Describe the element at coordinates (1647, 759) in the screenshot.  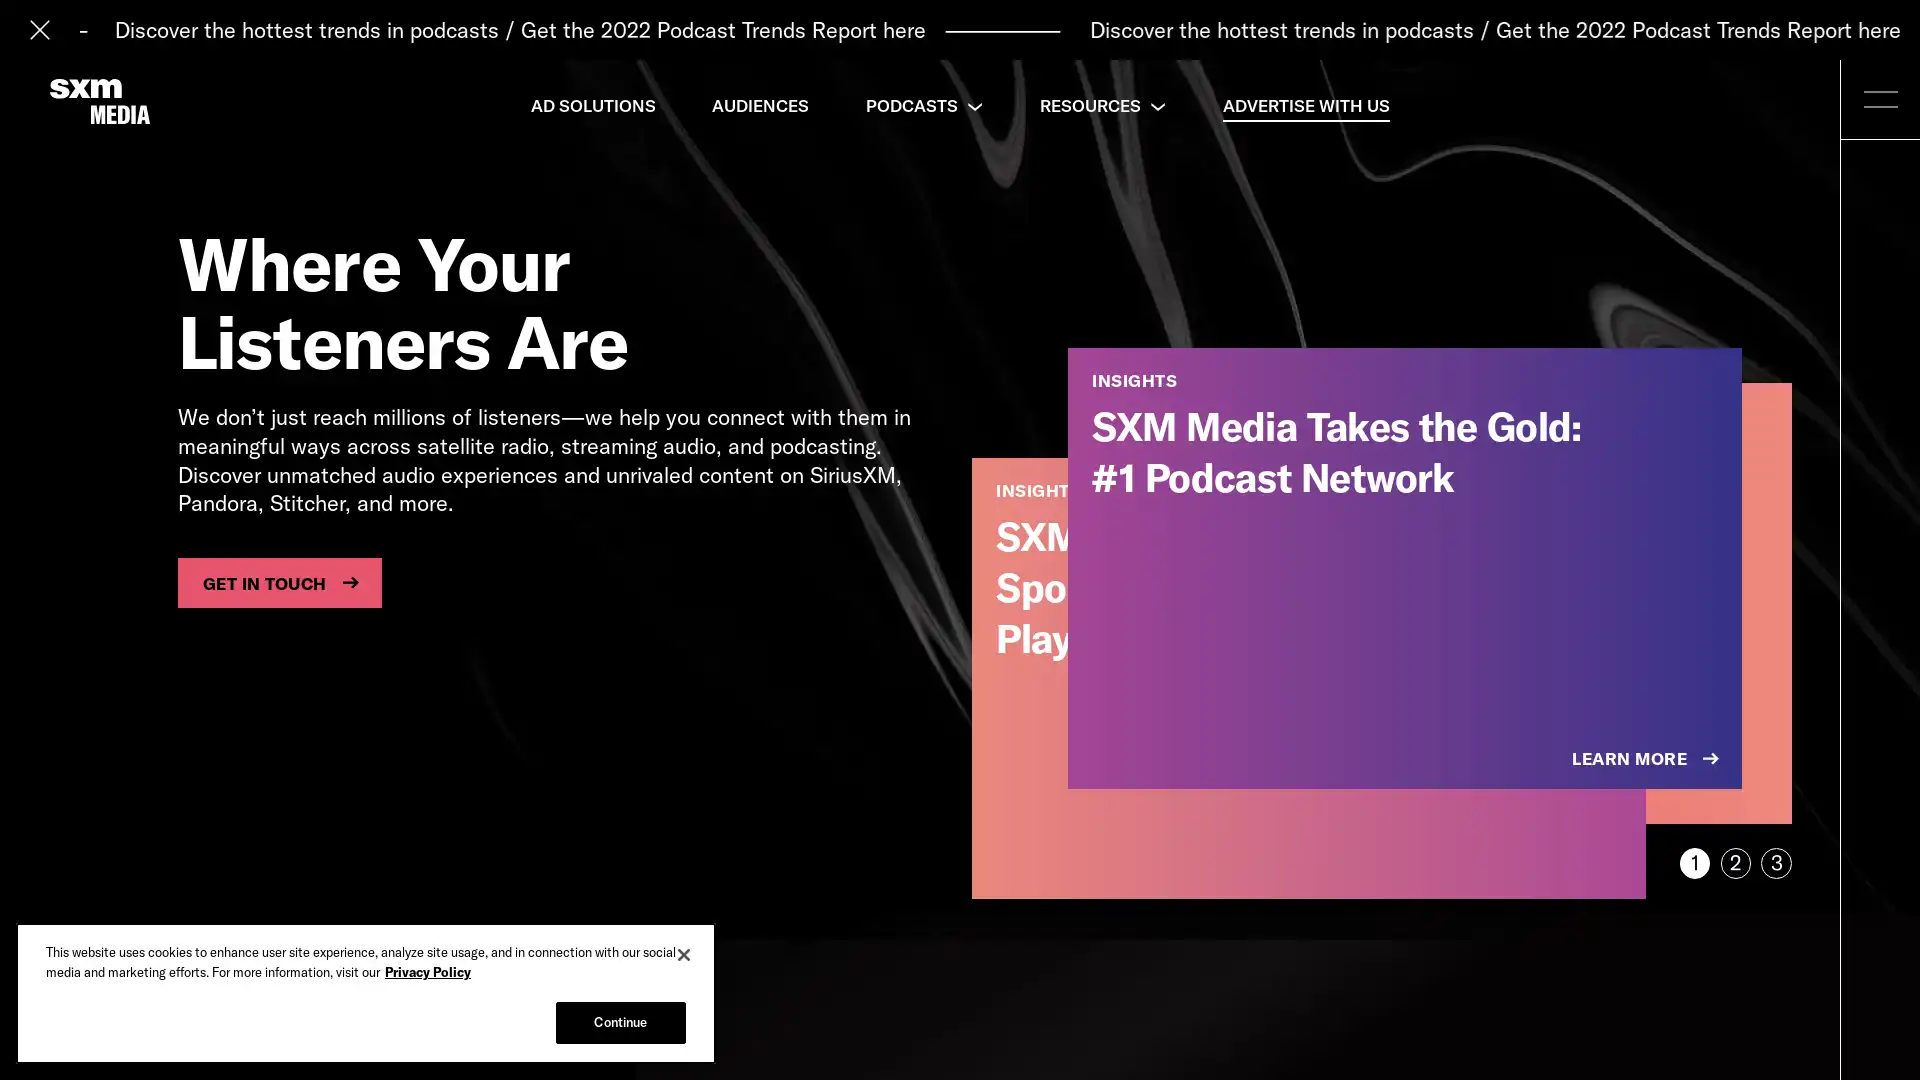
I see `LEARN MORE` at that location.